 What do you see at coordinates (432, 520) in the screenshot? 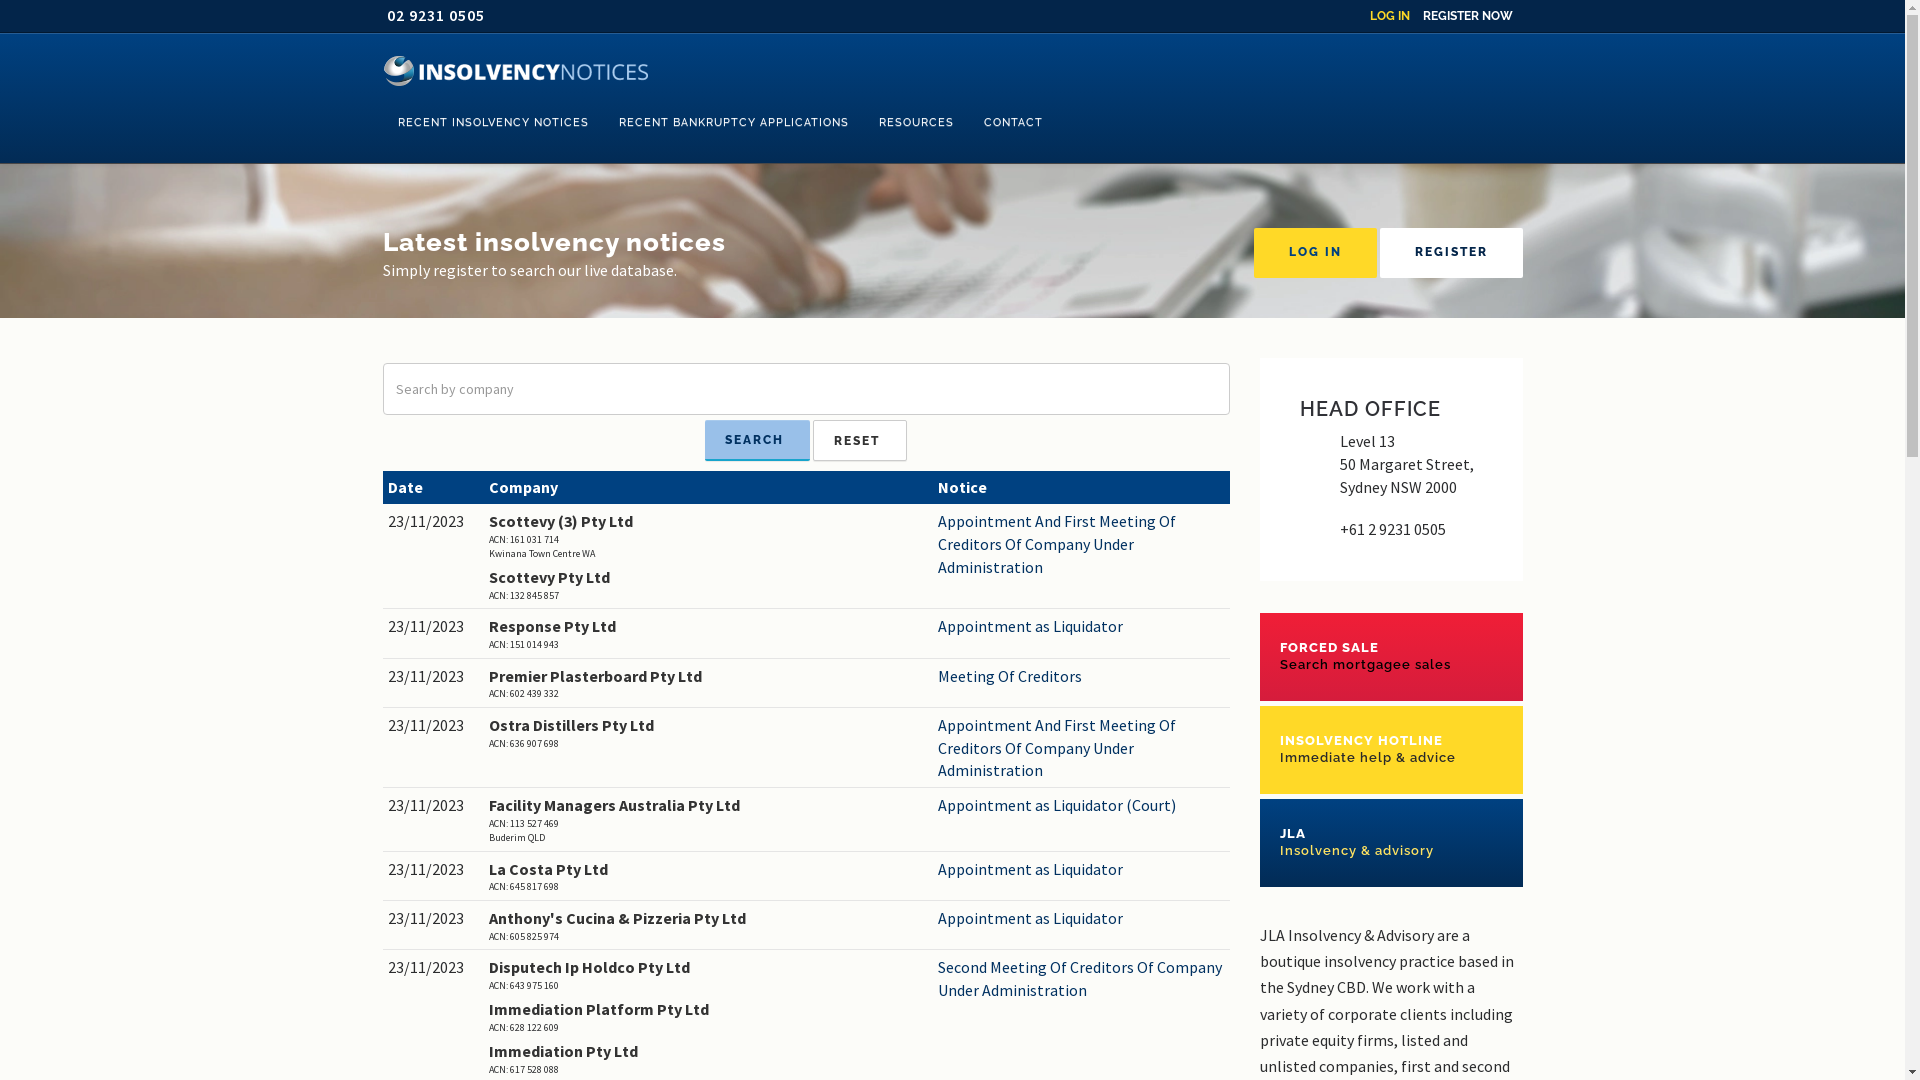
I see `'23/11/2023'` at bounding box center [432, 520].